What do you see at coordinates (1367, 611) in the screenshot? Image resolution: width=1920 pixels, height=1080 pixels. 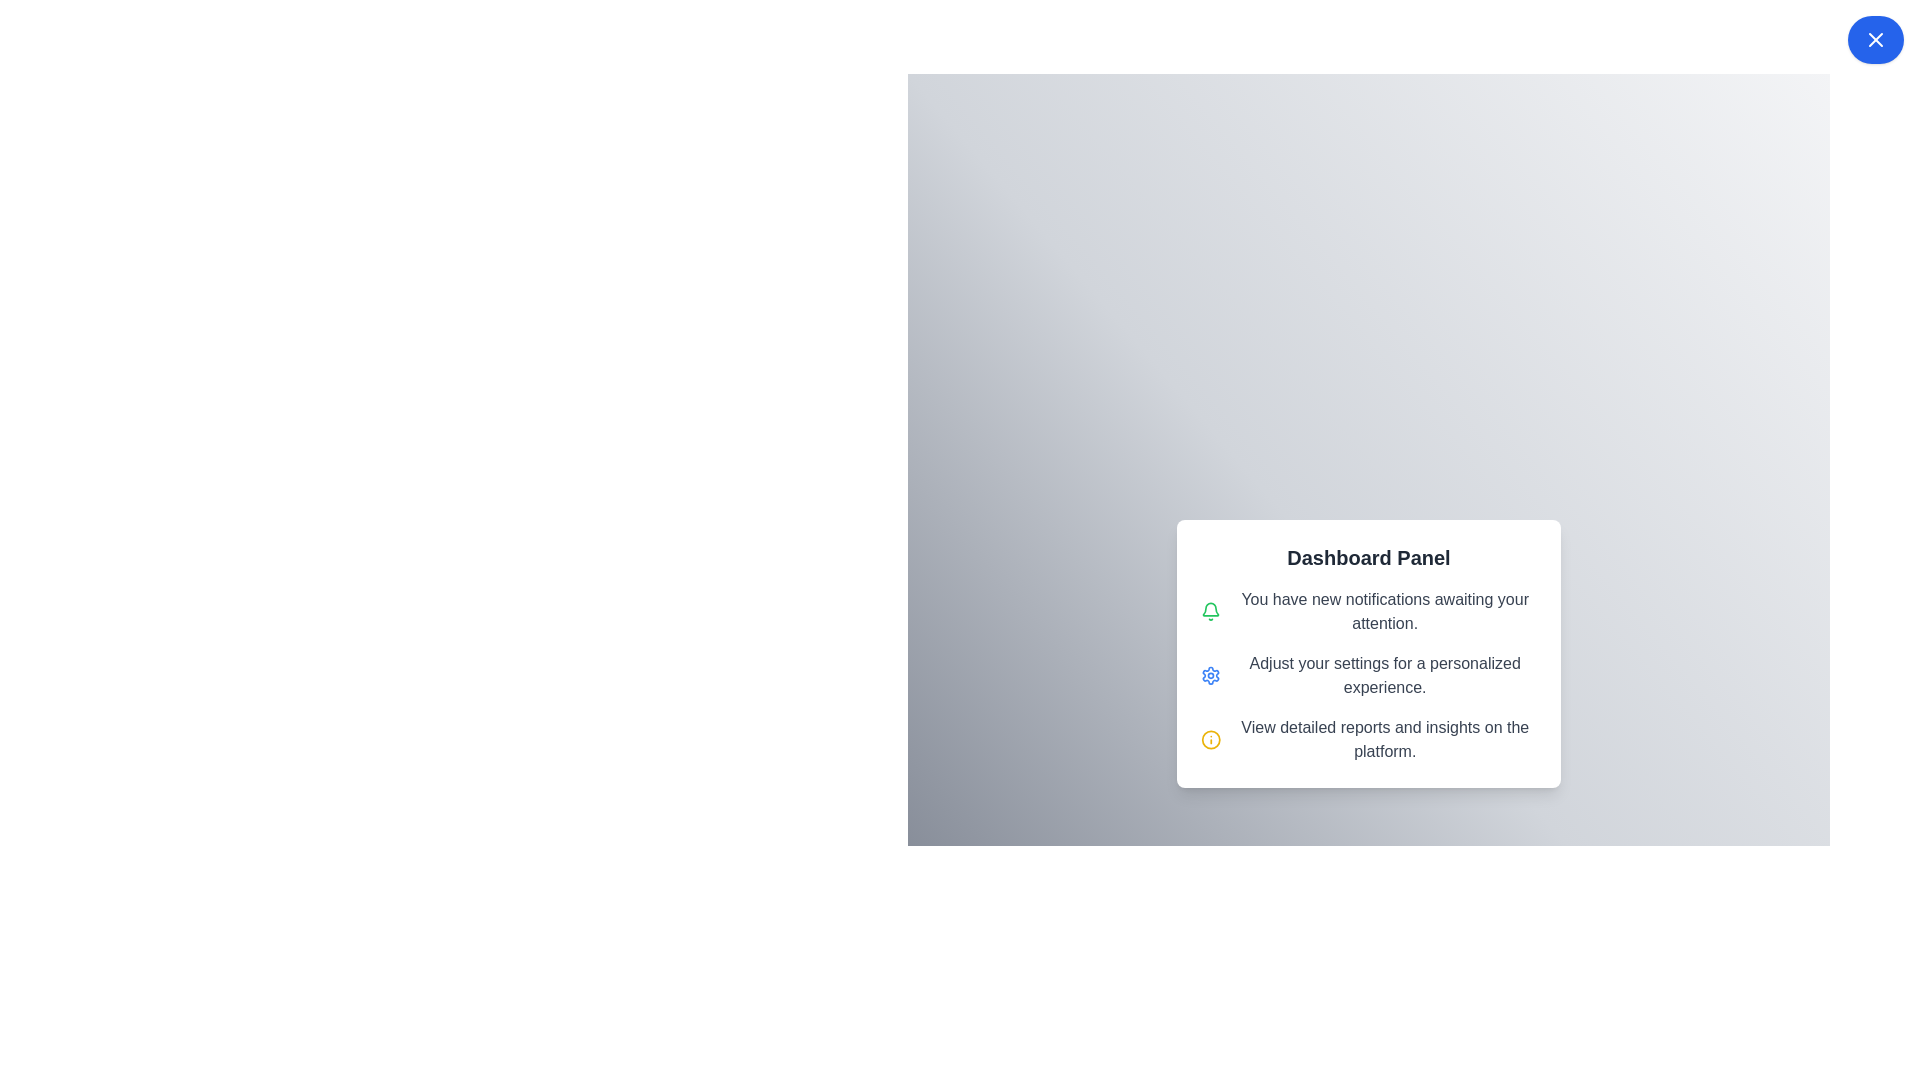 I see `notification text from the Notification Indicator that displays 'You have new notifications awaiting your attention' located under the 'Dashboard Panel'` at bounding box center [1367, 611].